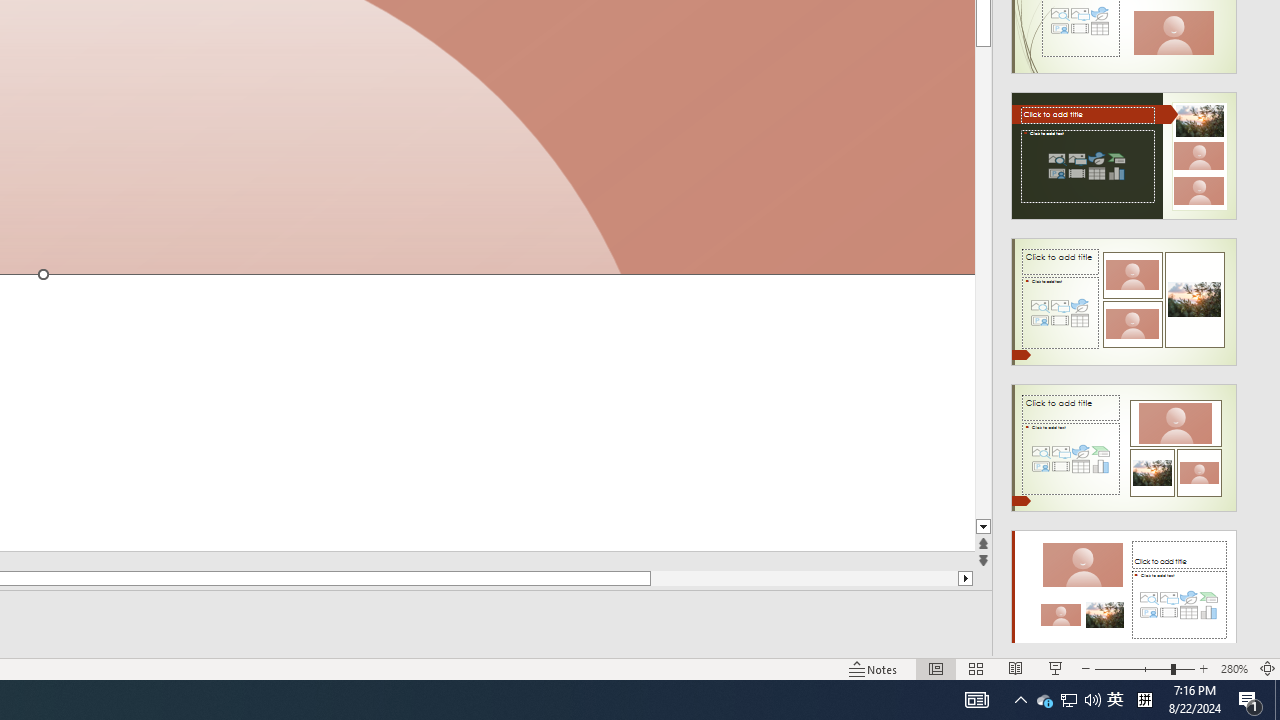  Describe the element at coordinates (983, 526) in the screenshot. I see `'Line down'` at that location.